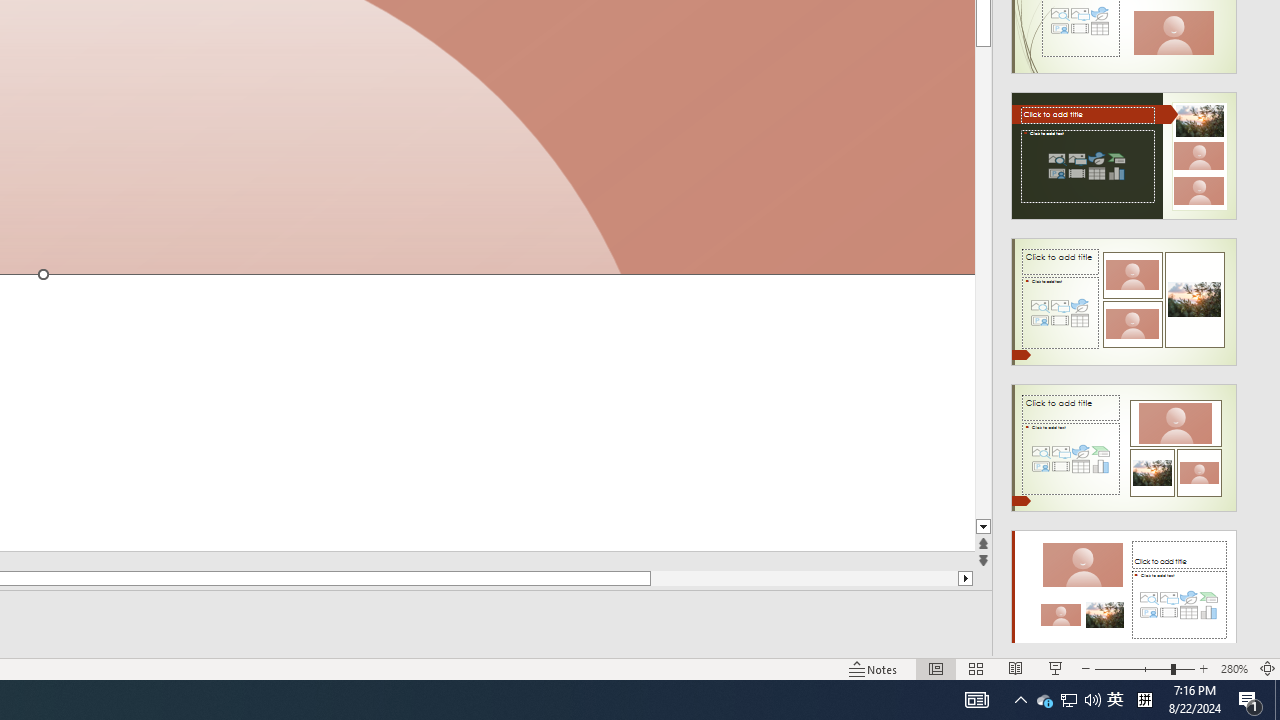  Describe the element at coordinates (983, 526) in the screenshot. I see `'Line down'` at that location.